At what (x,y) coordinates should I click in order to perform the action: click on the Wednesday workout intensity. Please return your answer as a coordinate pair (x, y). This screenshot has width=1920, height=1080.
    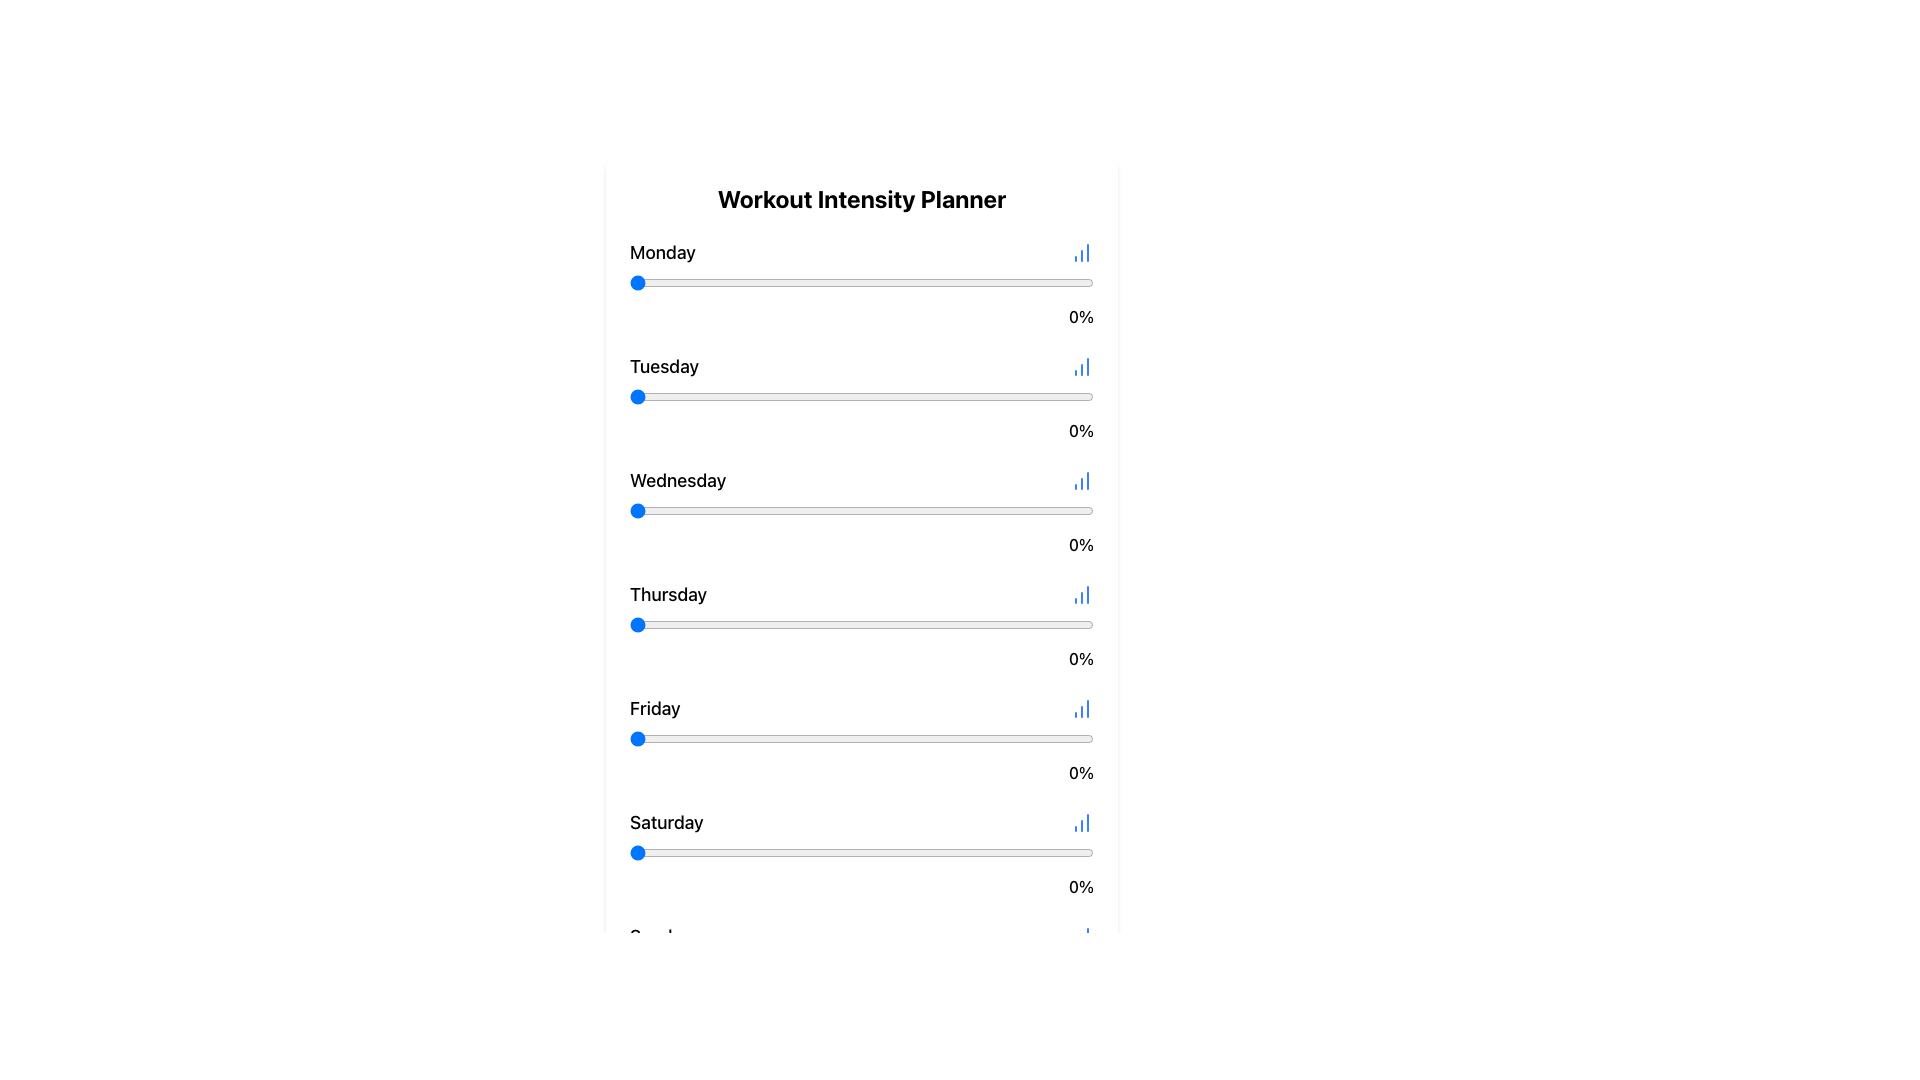
    Looking at the image, I should click on (754, 509).